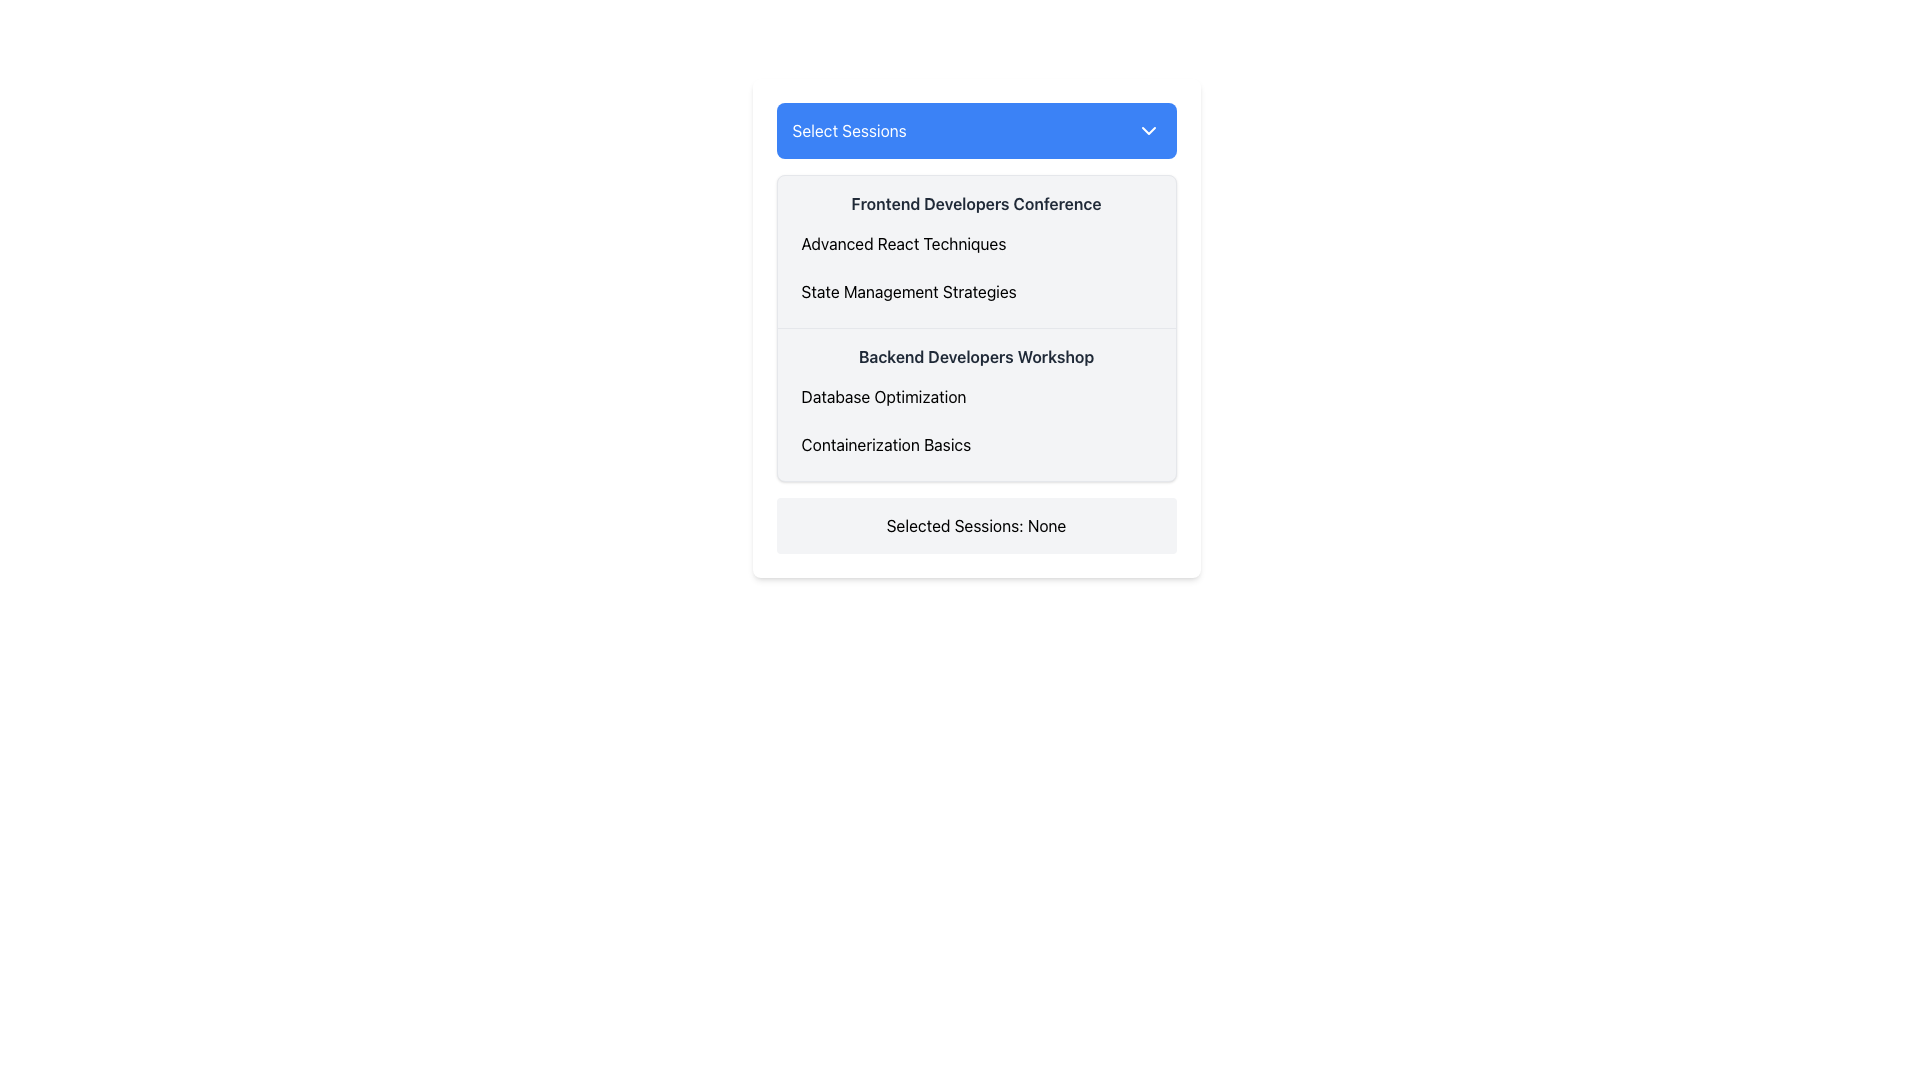  Describe the element at coordinates (908, 292) in the screenshot. I see `the selectable text label for 'State Management Strategies' in the dropdown menu` at that location.